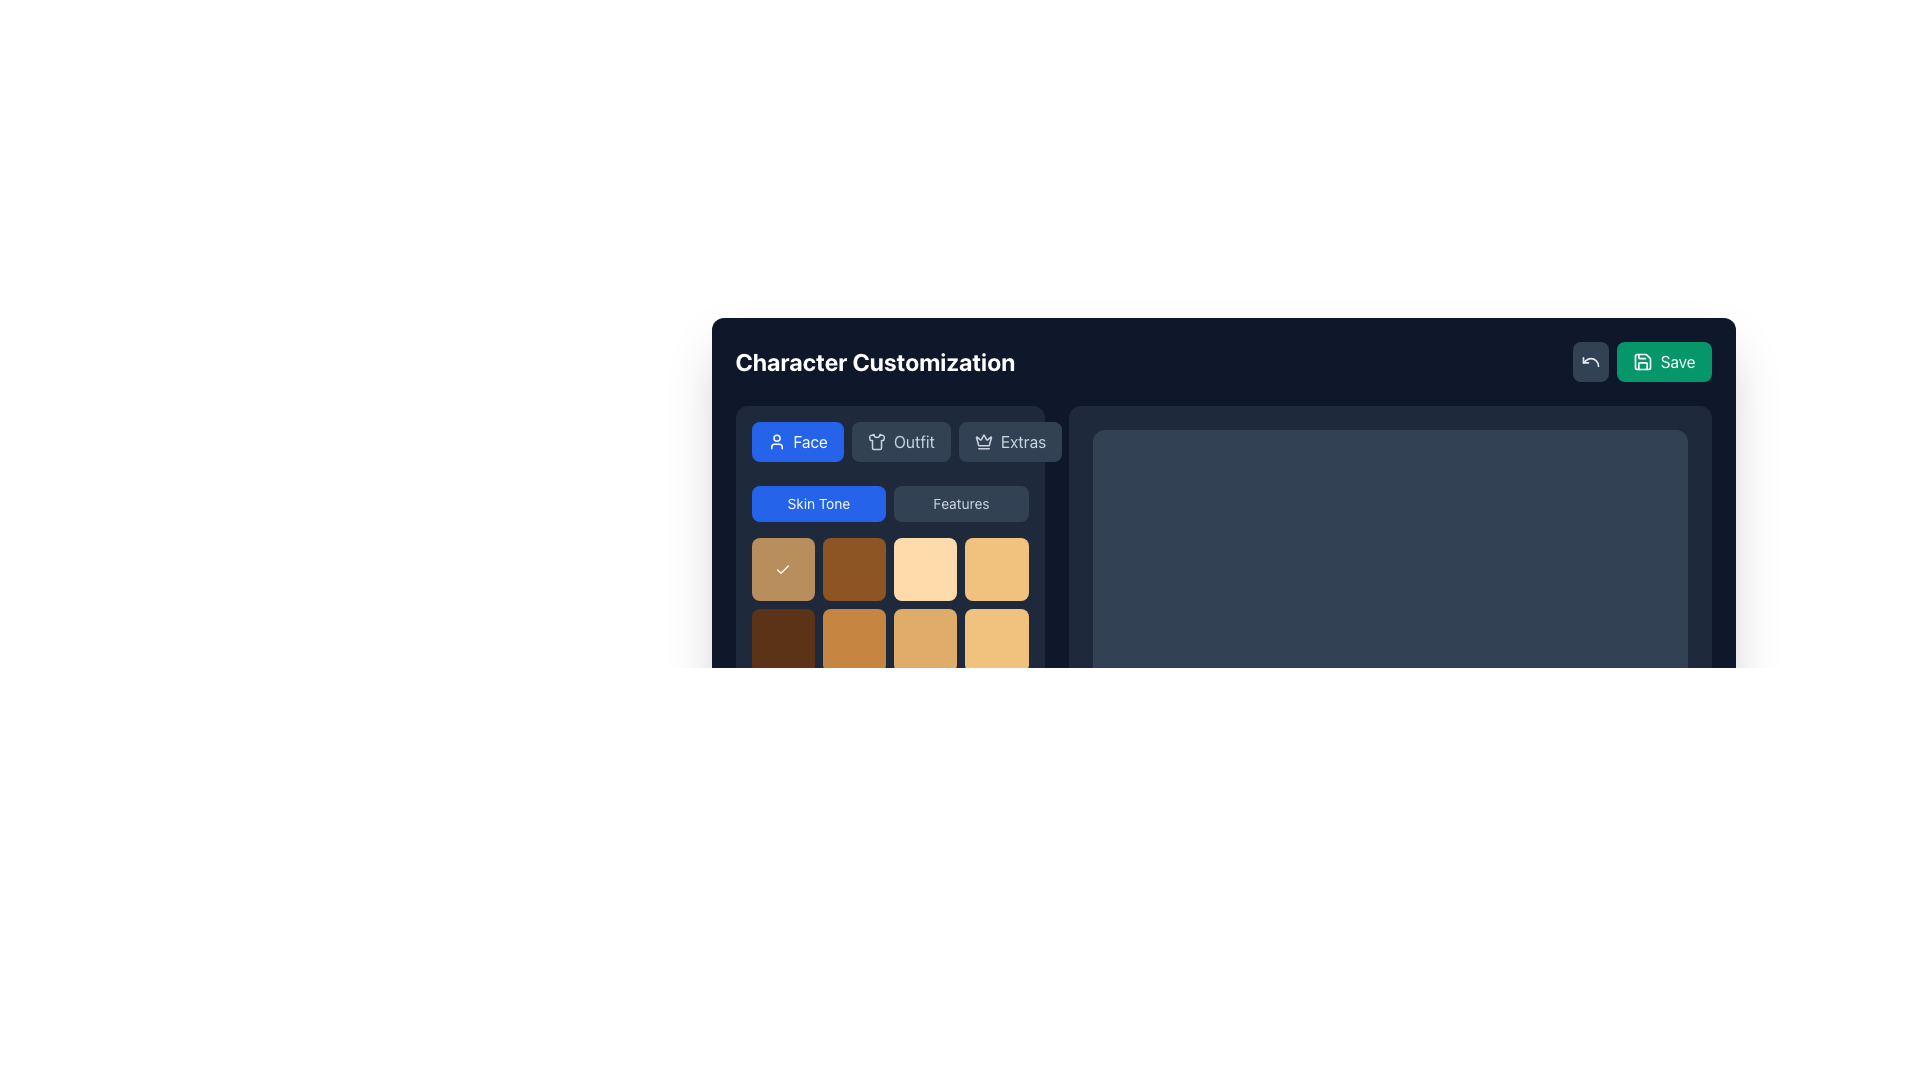  What do you see at coordinates (889, 580) in the screenshot?
I see `the Selectable color option for skin tone customization located in the third column of the first row of the grid` at bounding box center [889, 580].